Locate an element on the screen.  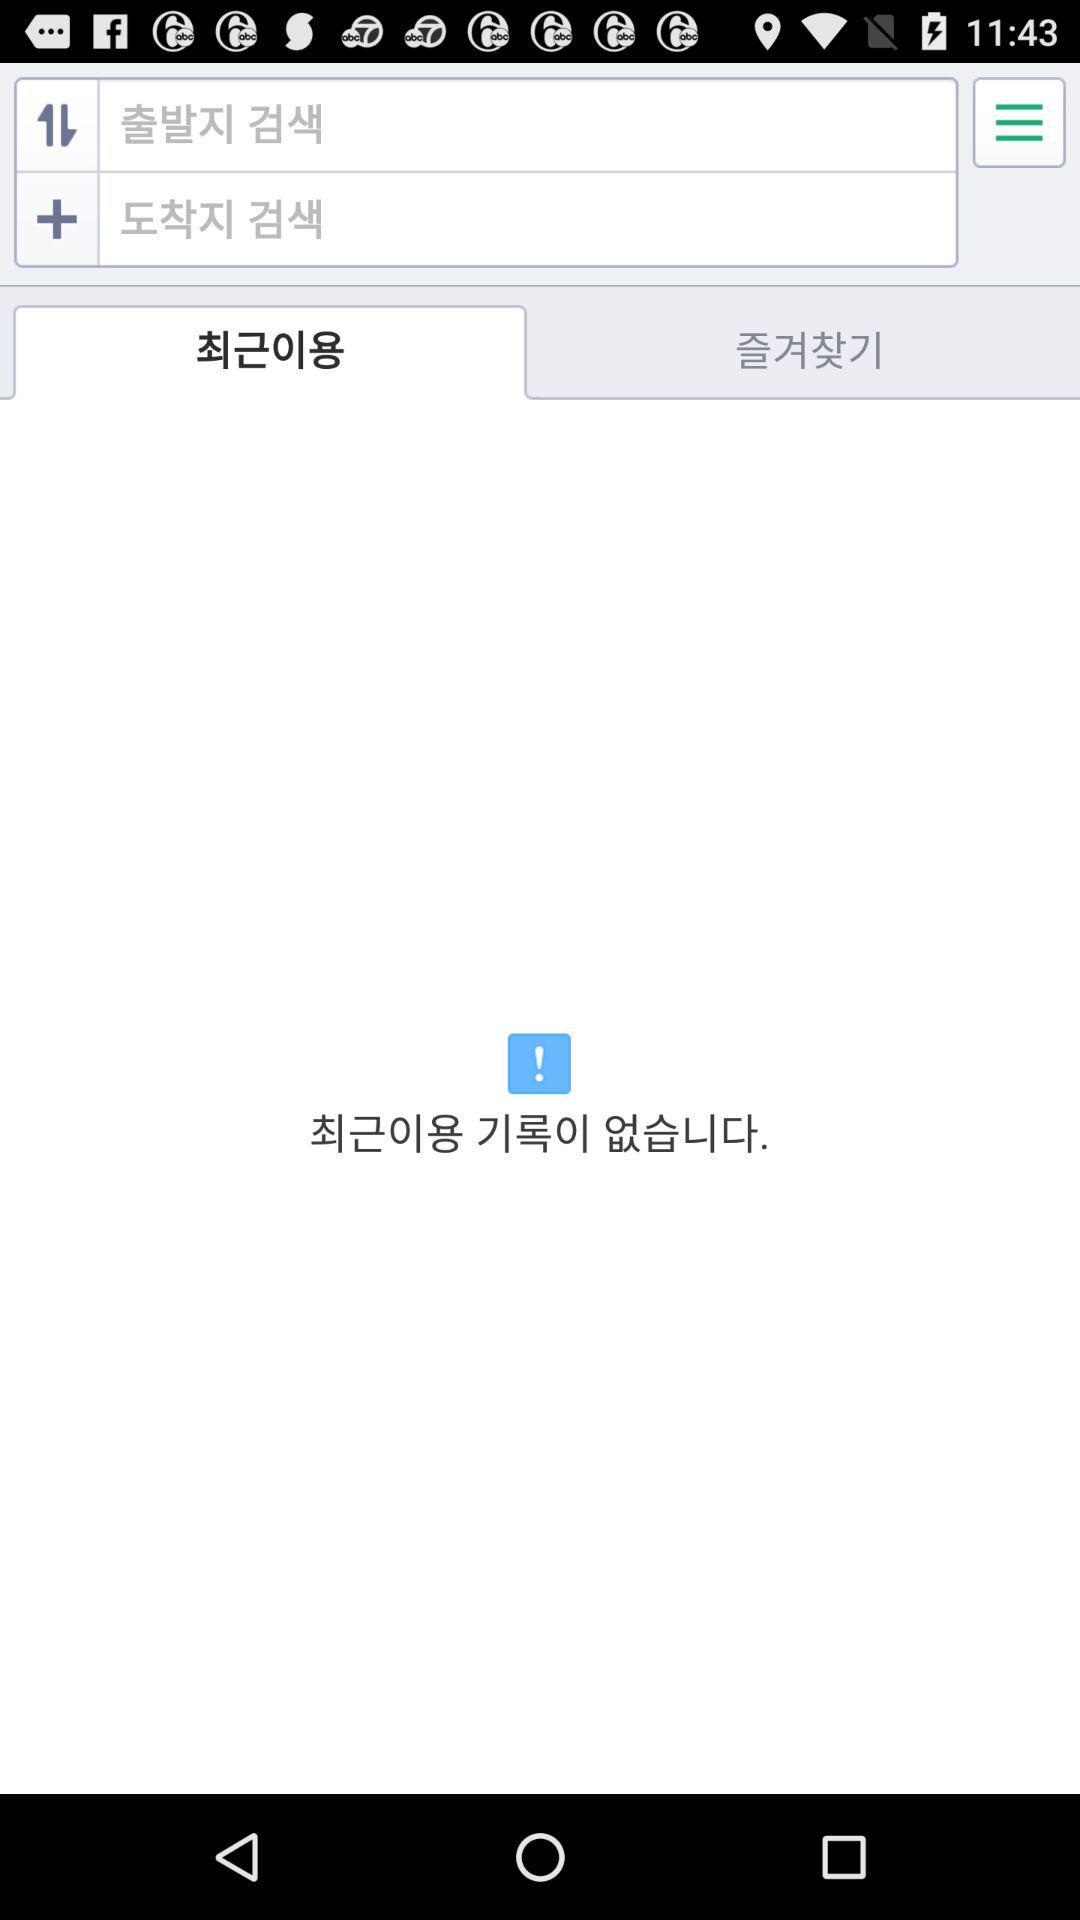
the add icon is located at coordinates (56, 235).